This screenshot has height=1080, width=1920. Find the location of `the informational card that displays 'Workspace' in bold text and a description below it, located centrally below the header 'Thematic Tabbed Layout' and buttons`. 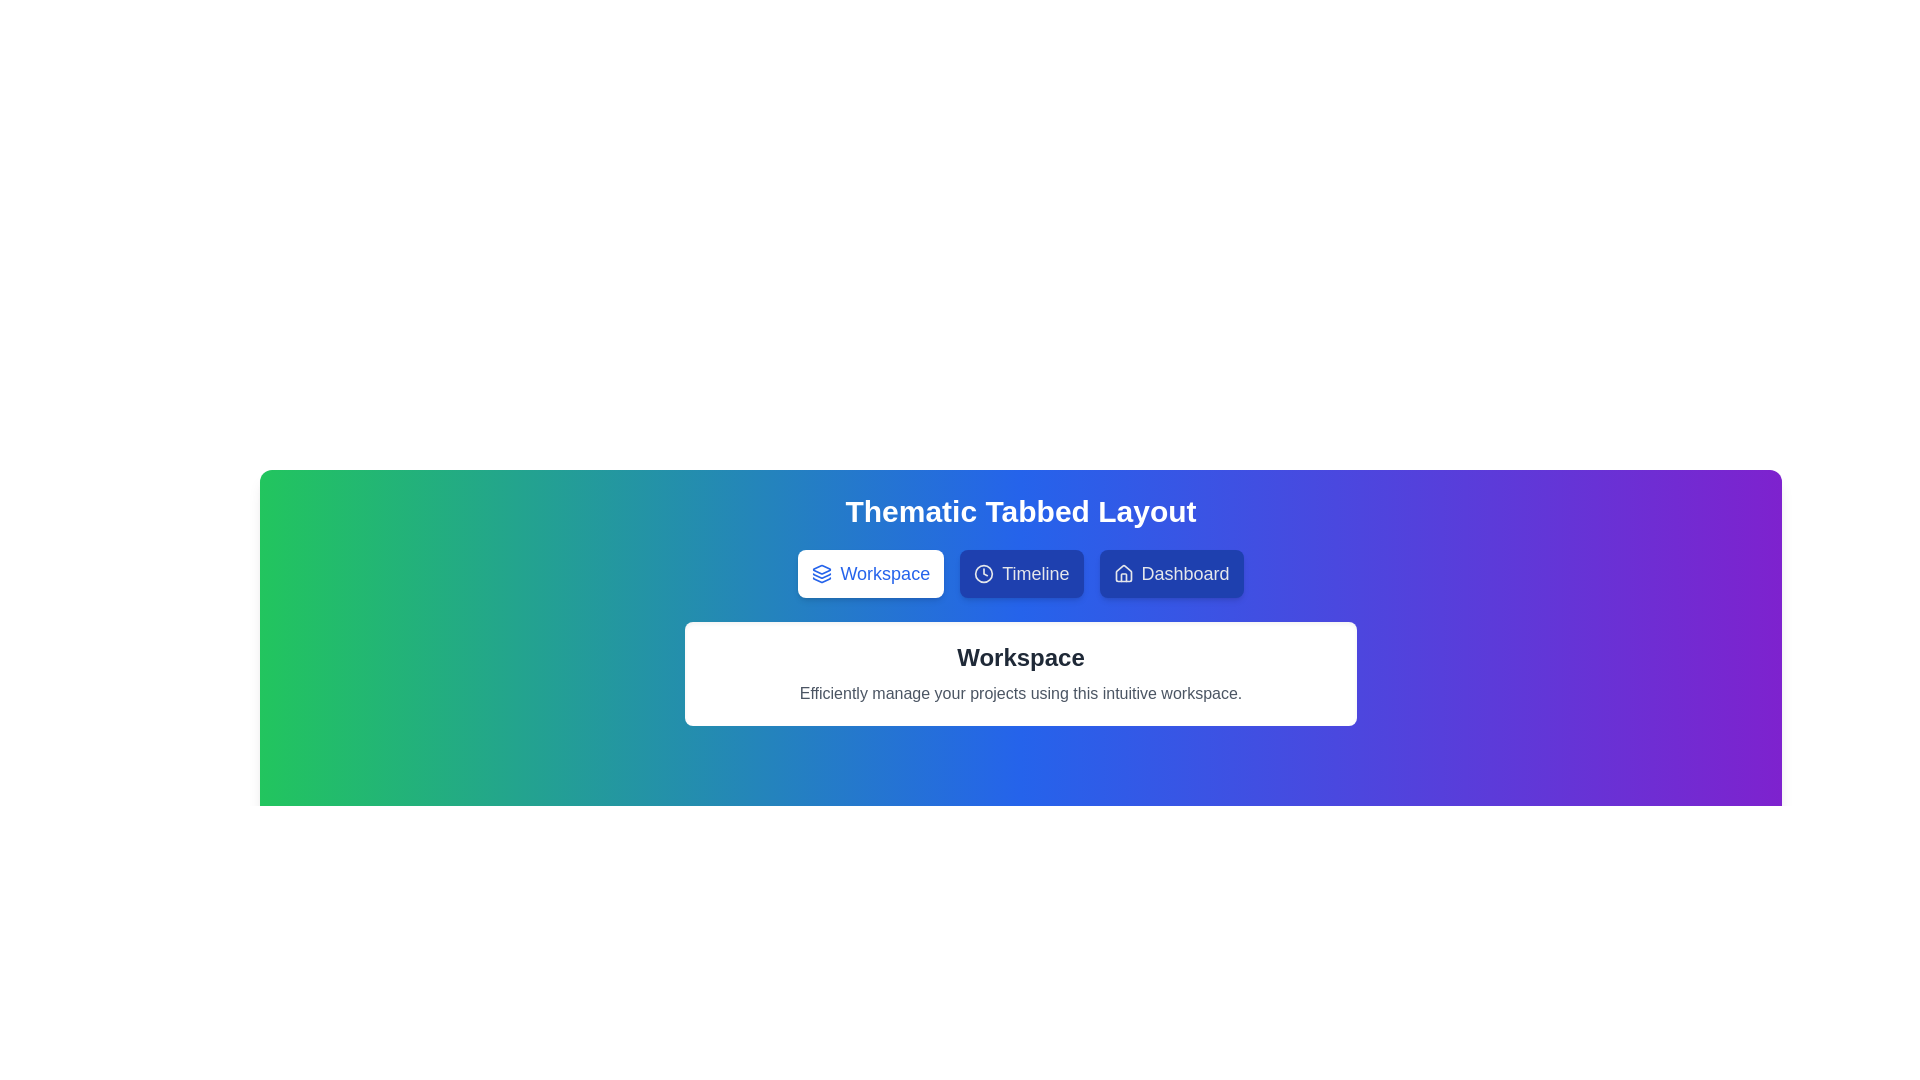

the informational card that displays 'Workspace' in bold text and a description below it, located centrally below the header 'Thematic Tabbed Layout' and buttons is located at coordinates (1021, 674).